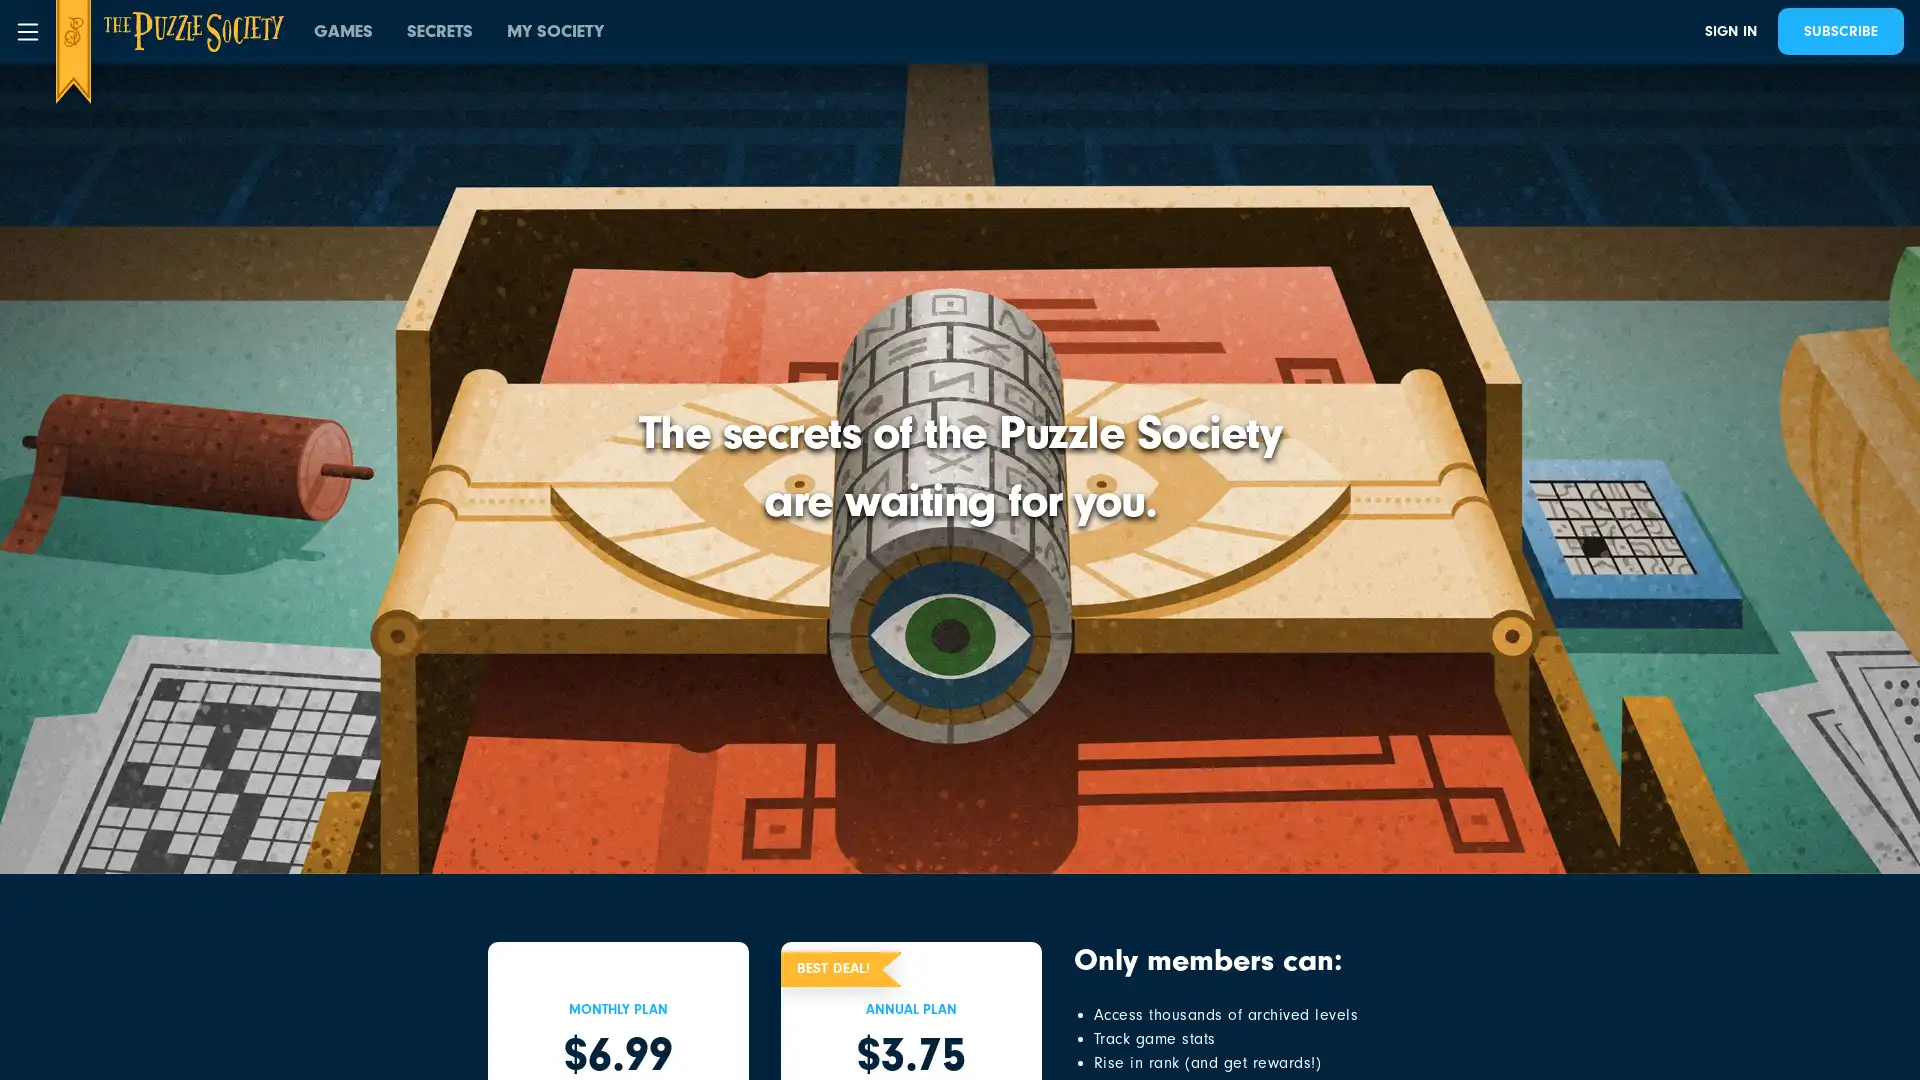  I want to click on SUBSCRIBE, so click(1840, 31).